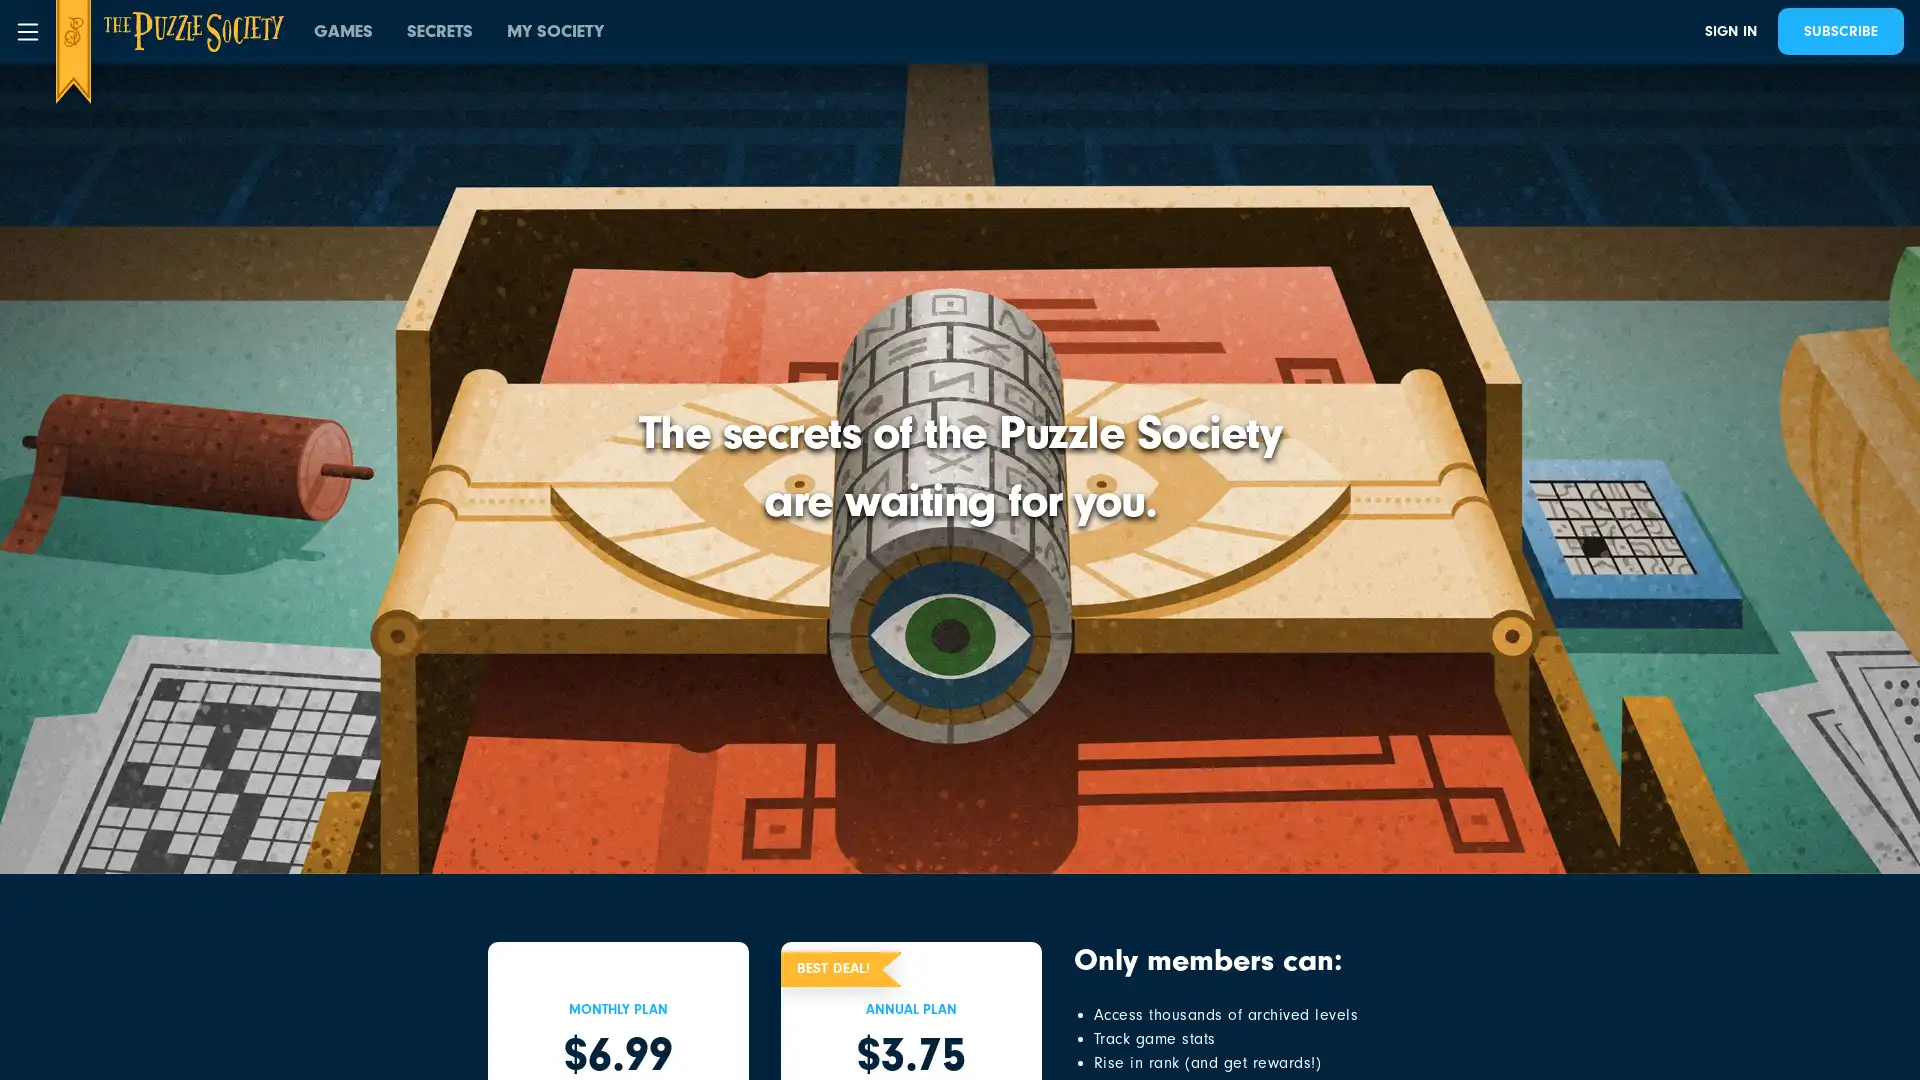  I want to click on SUBSCRIBE, so click(1840, 31).